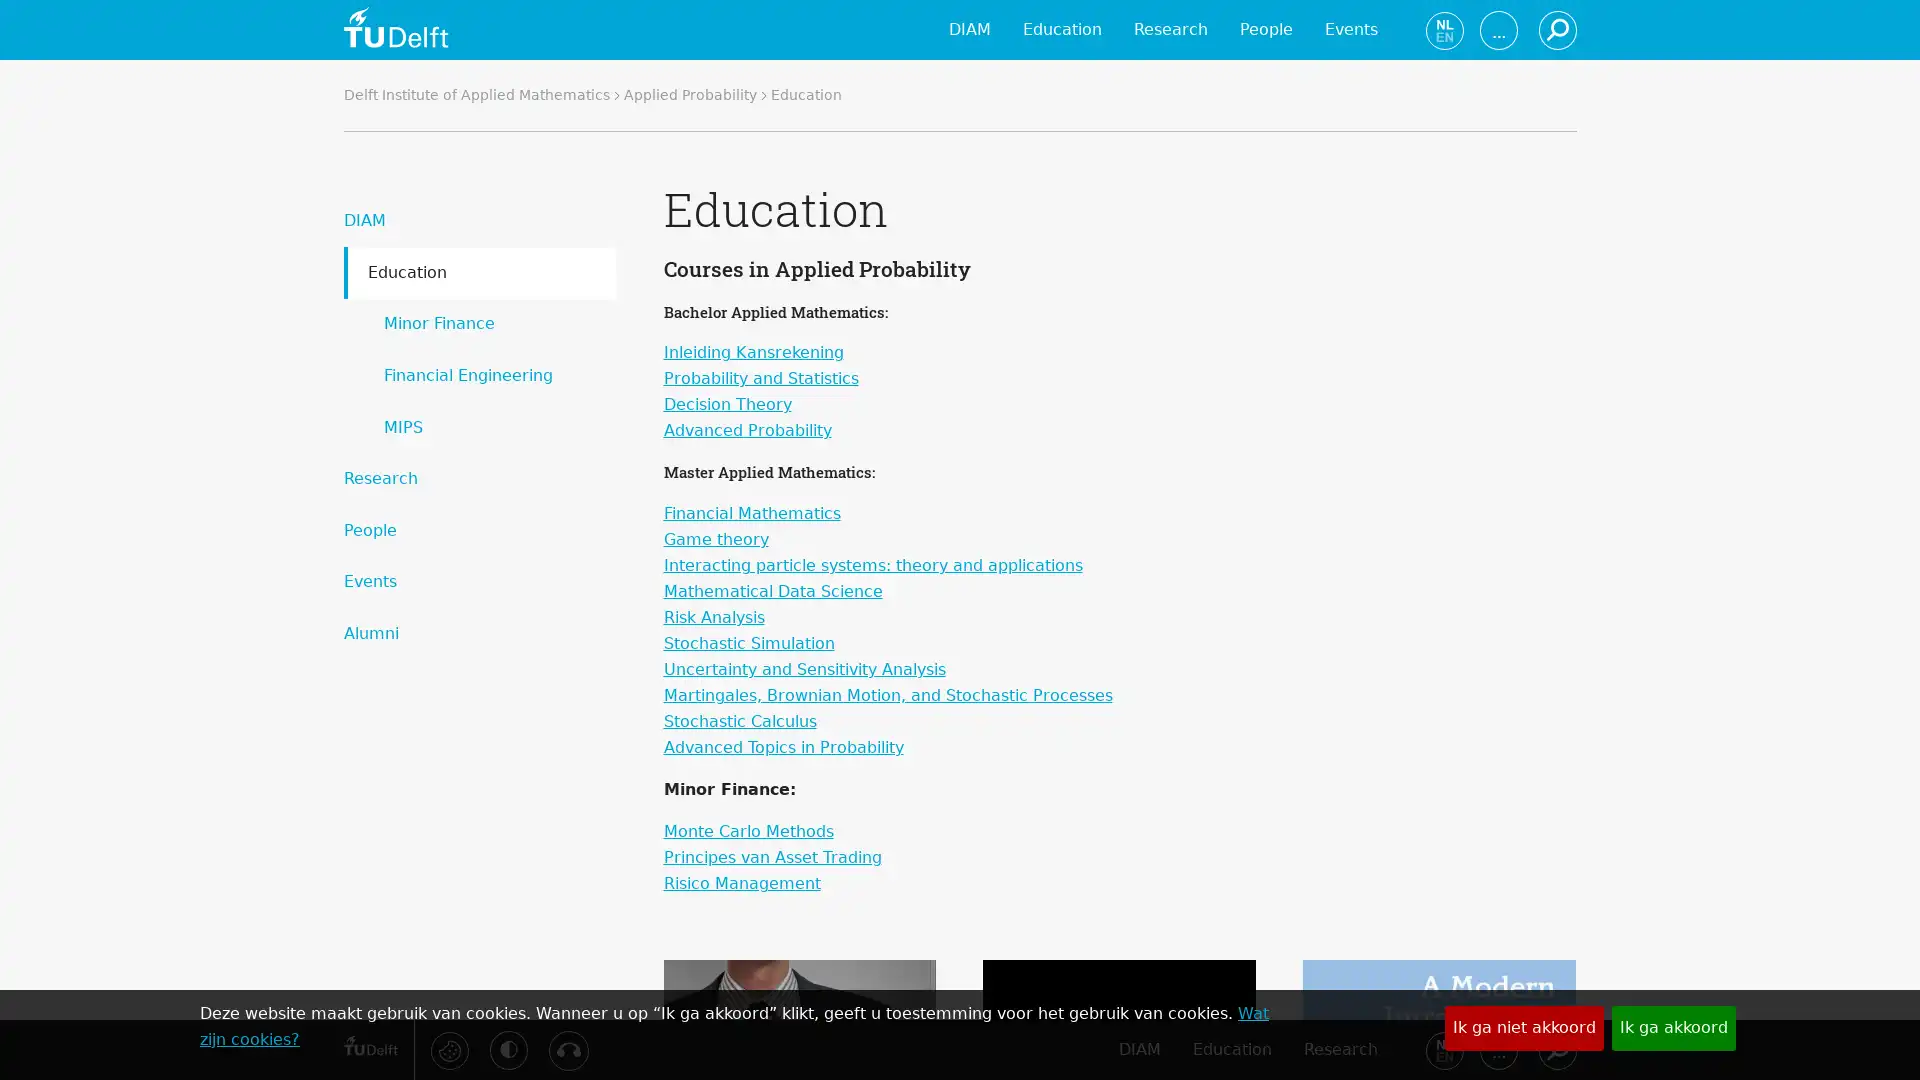 The height and width of the screenshot is (1080, 1920). Describe the element at coordinates (1555, 30) in the screenshot. I see `Zoeken` at that location.